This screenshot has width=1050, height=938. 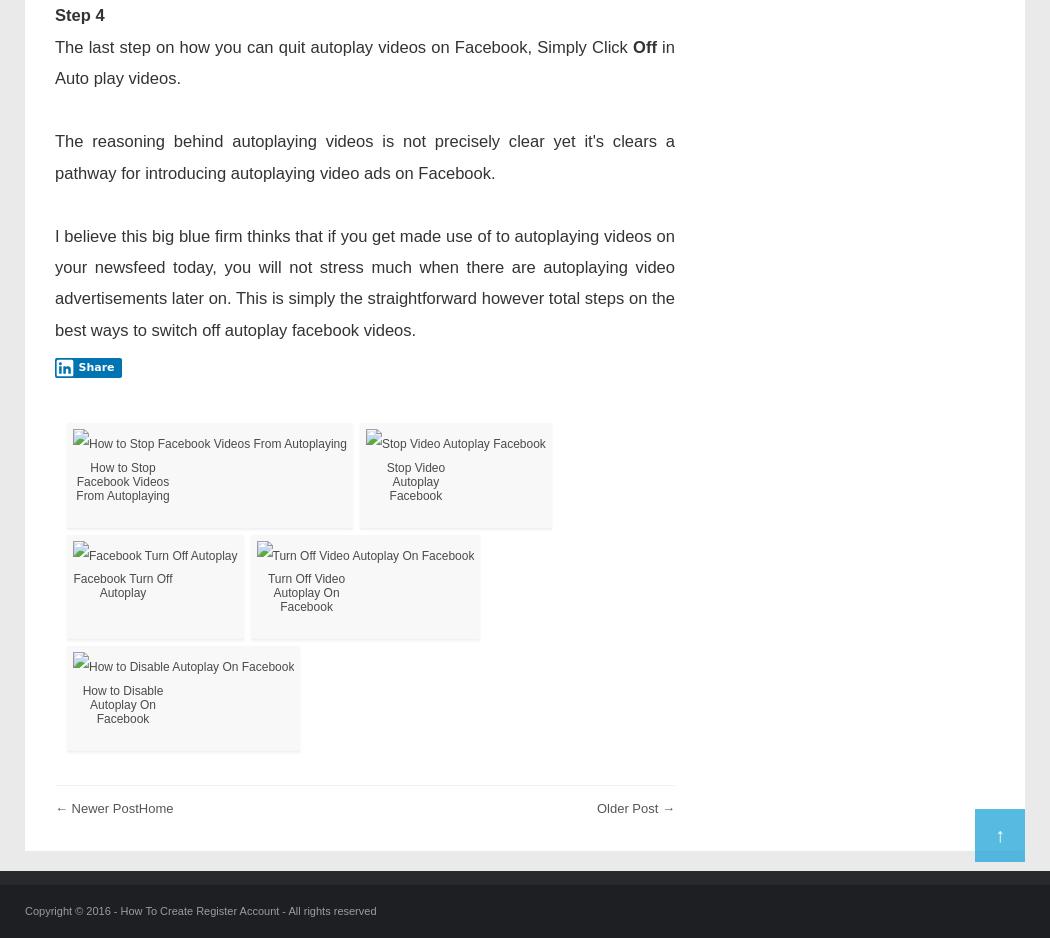 I want to click on '← Newer Post', so click(x=96, y=807).